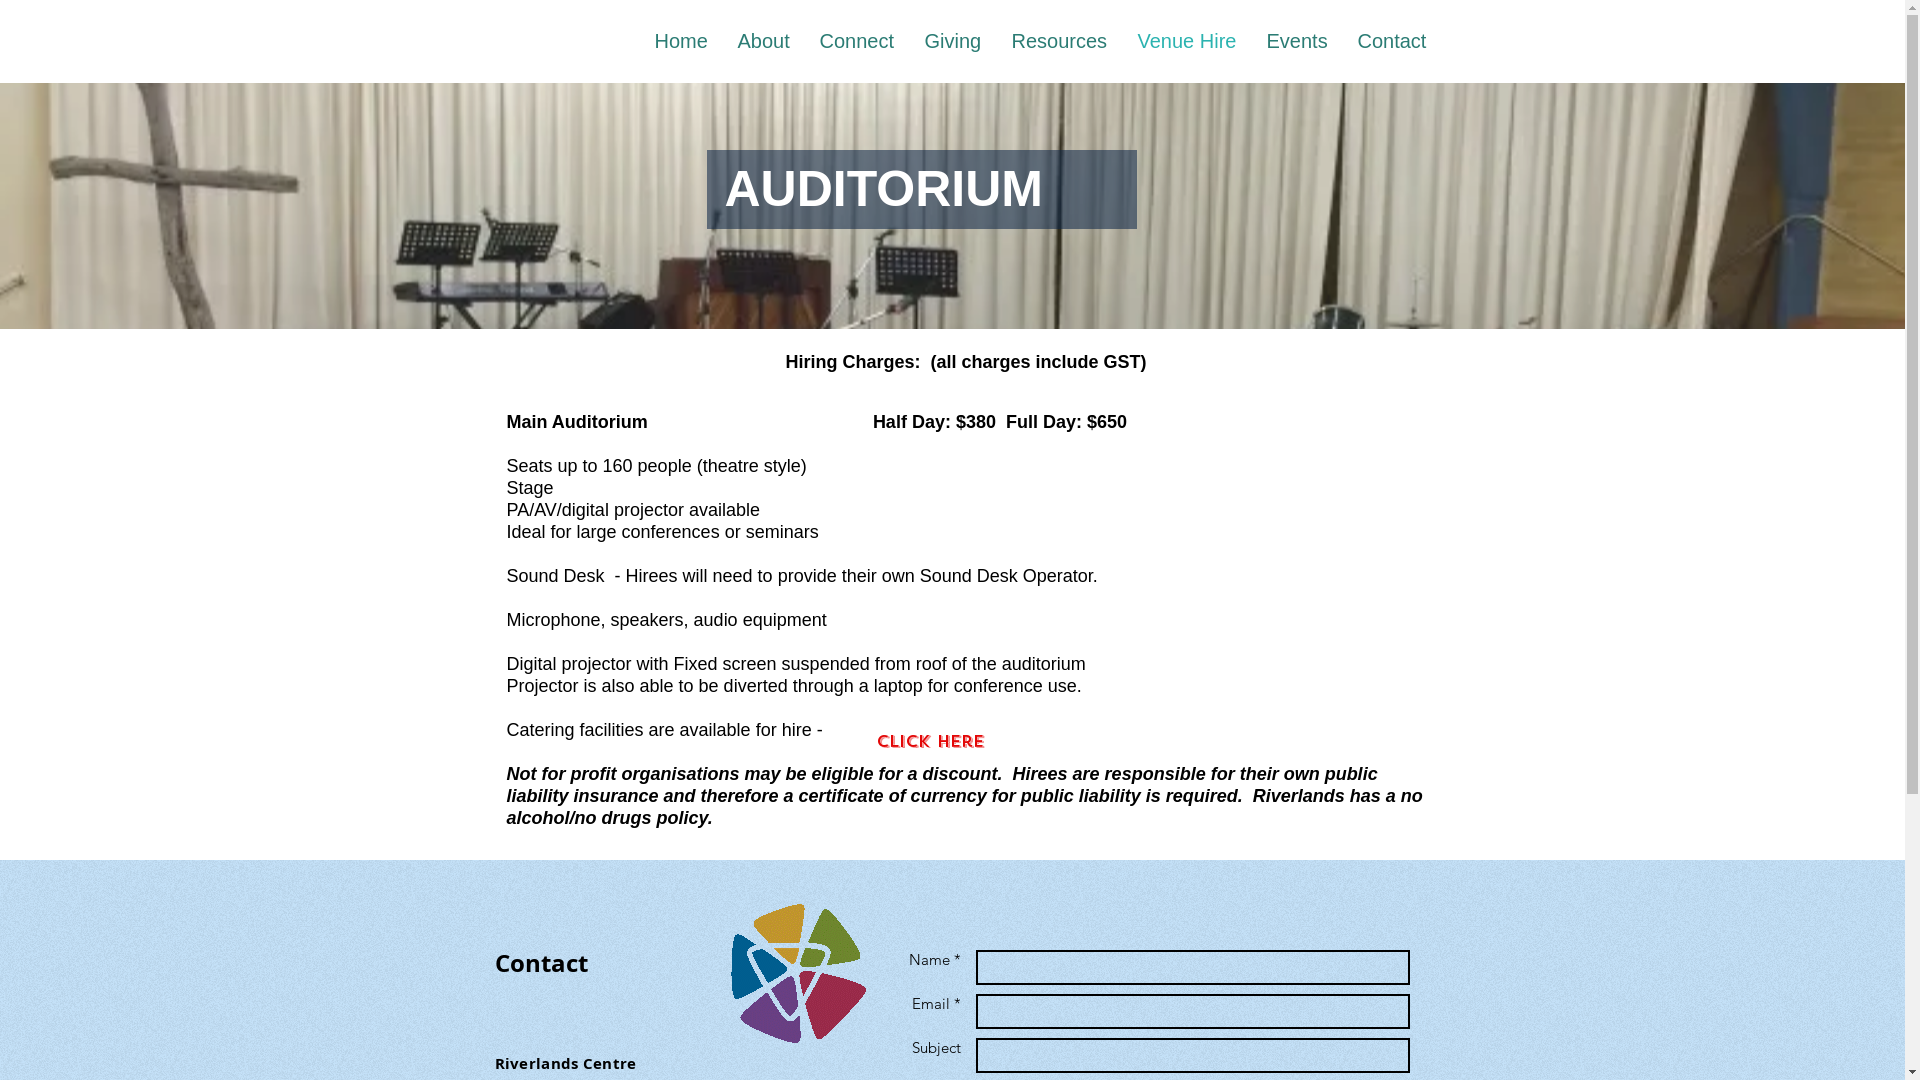  I want to click on 'Home', so click(681, 41).